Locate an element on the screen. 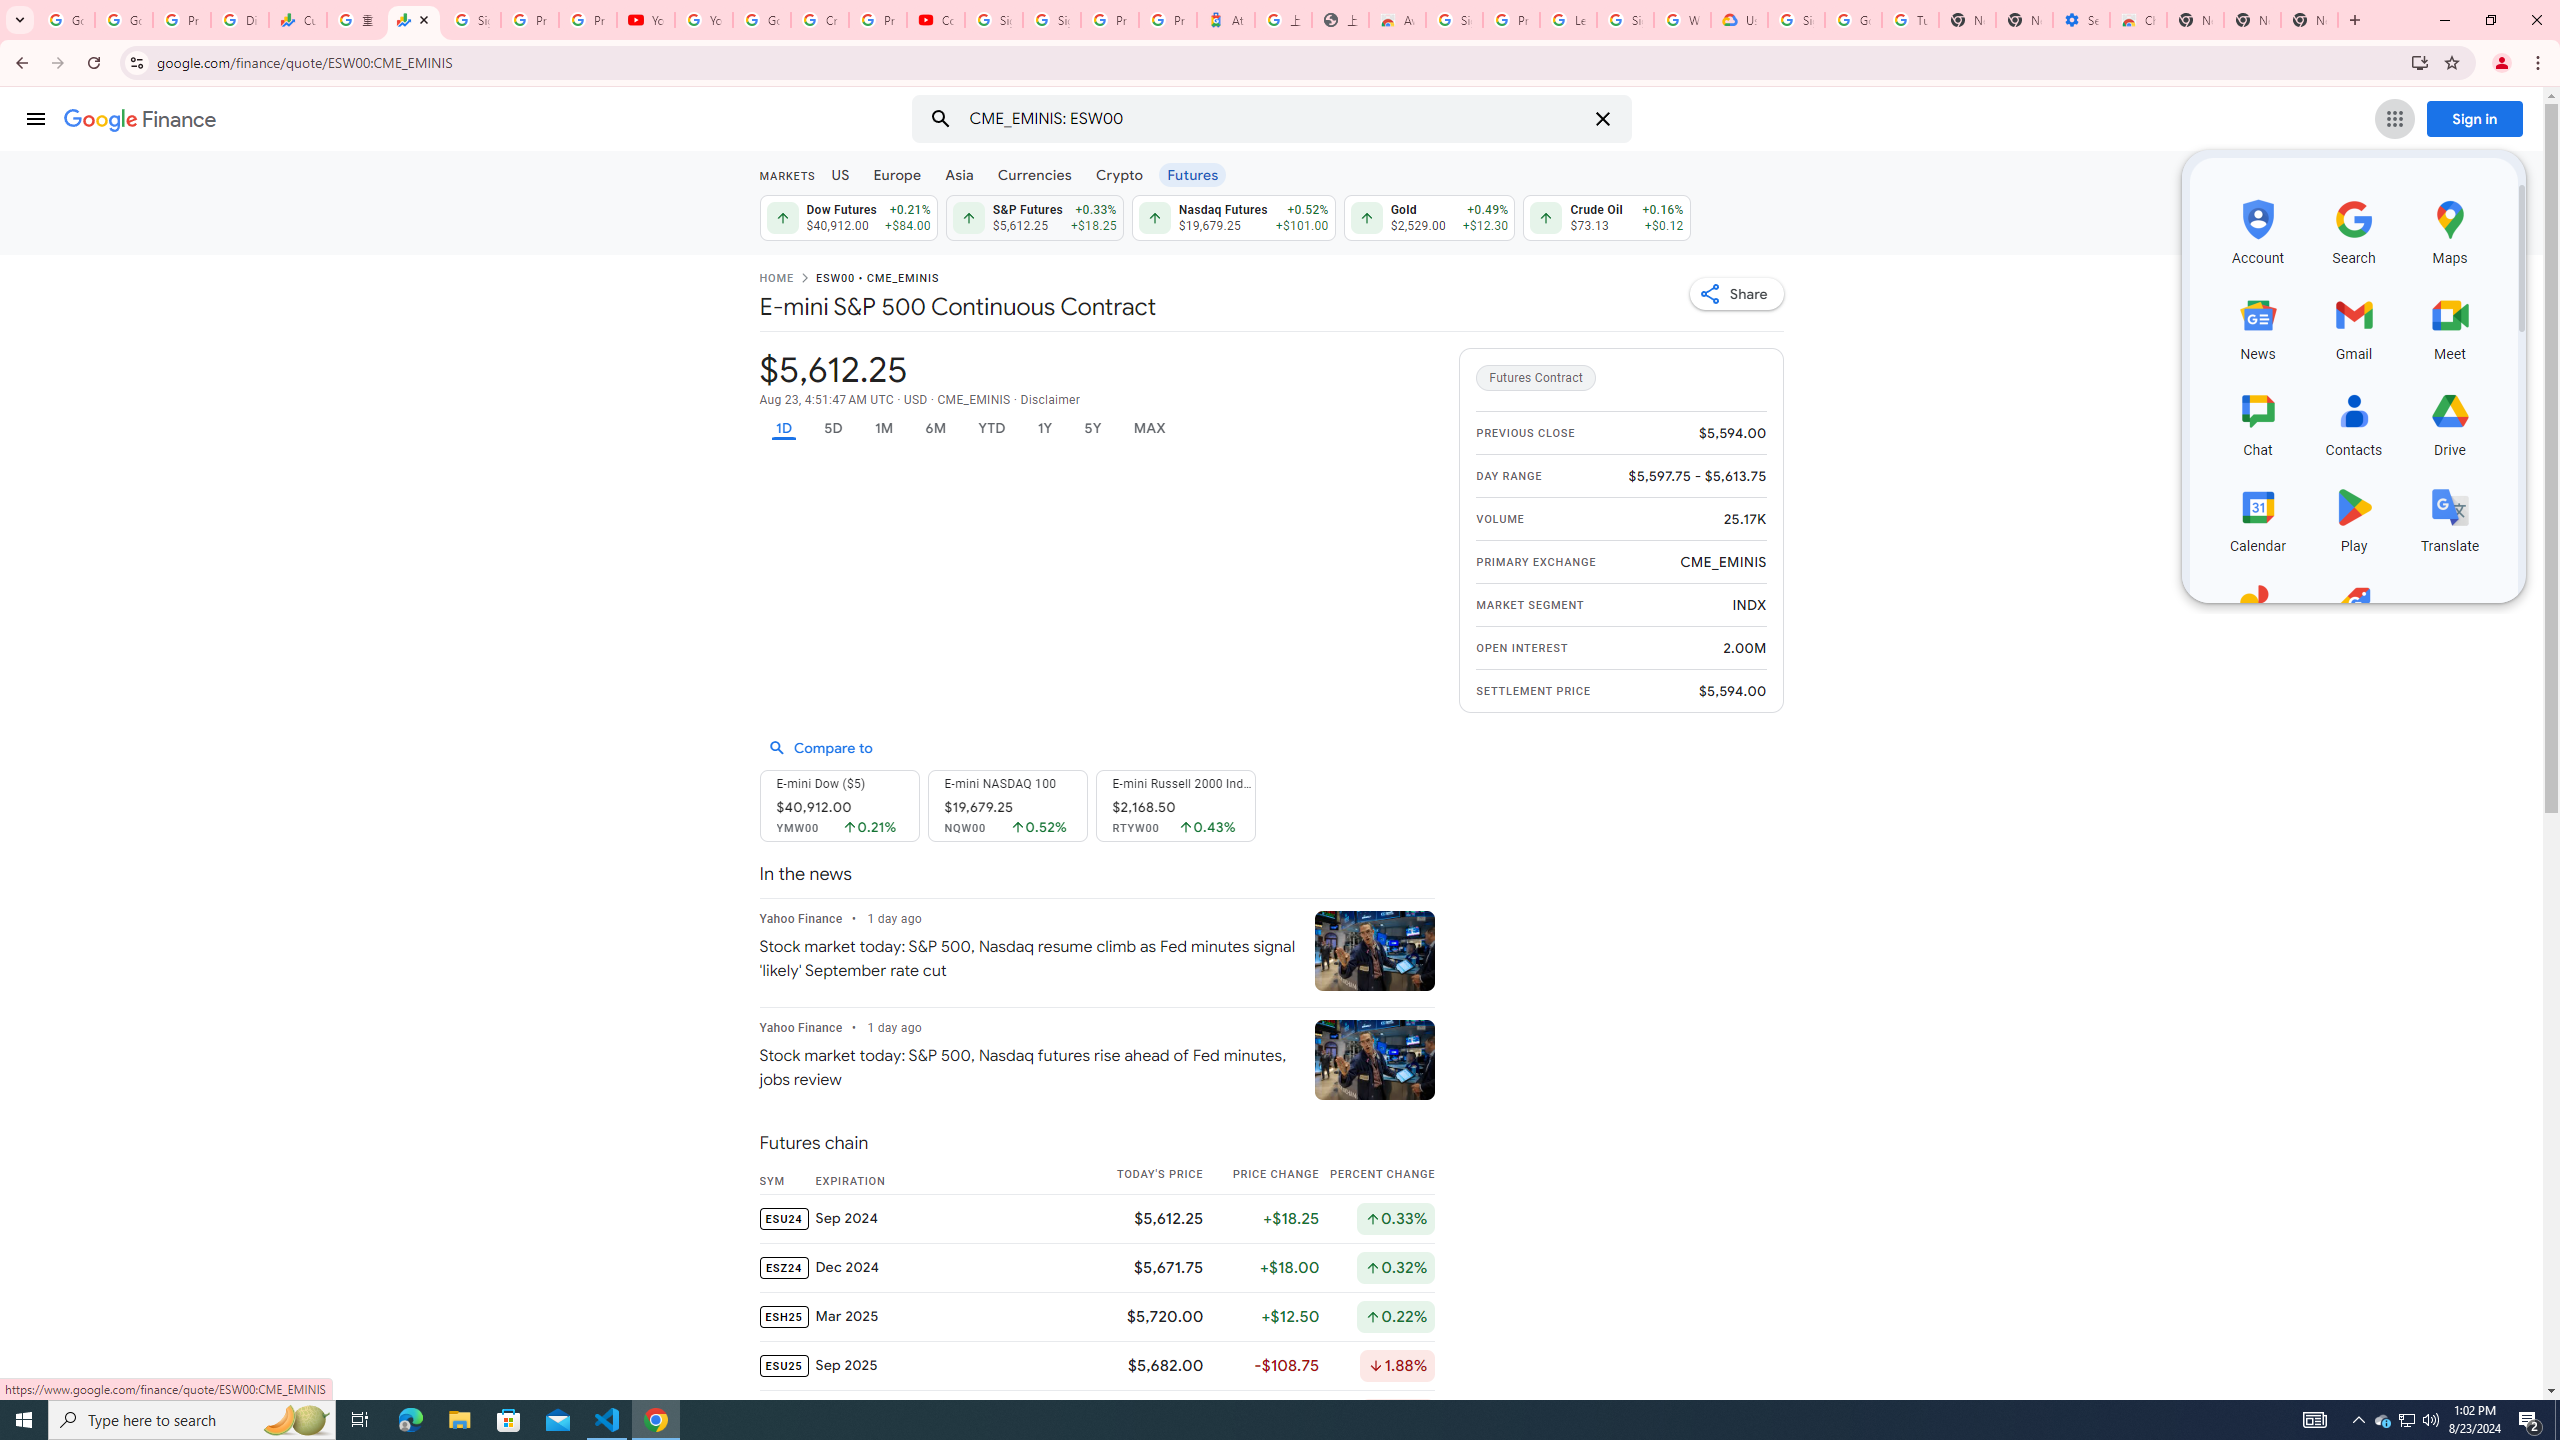 This screenshot has width=2560, height=1440. 'ESU25 Sep 2025 $5,682.00 -$108.75 Down by 1.88%' is located at coordinates (1096, 1364).